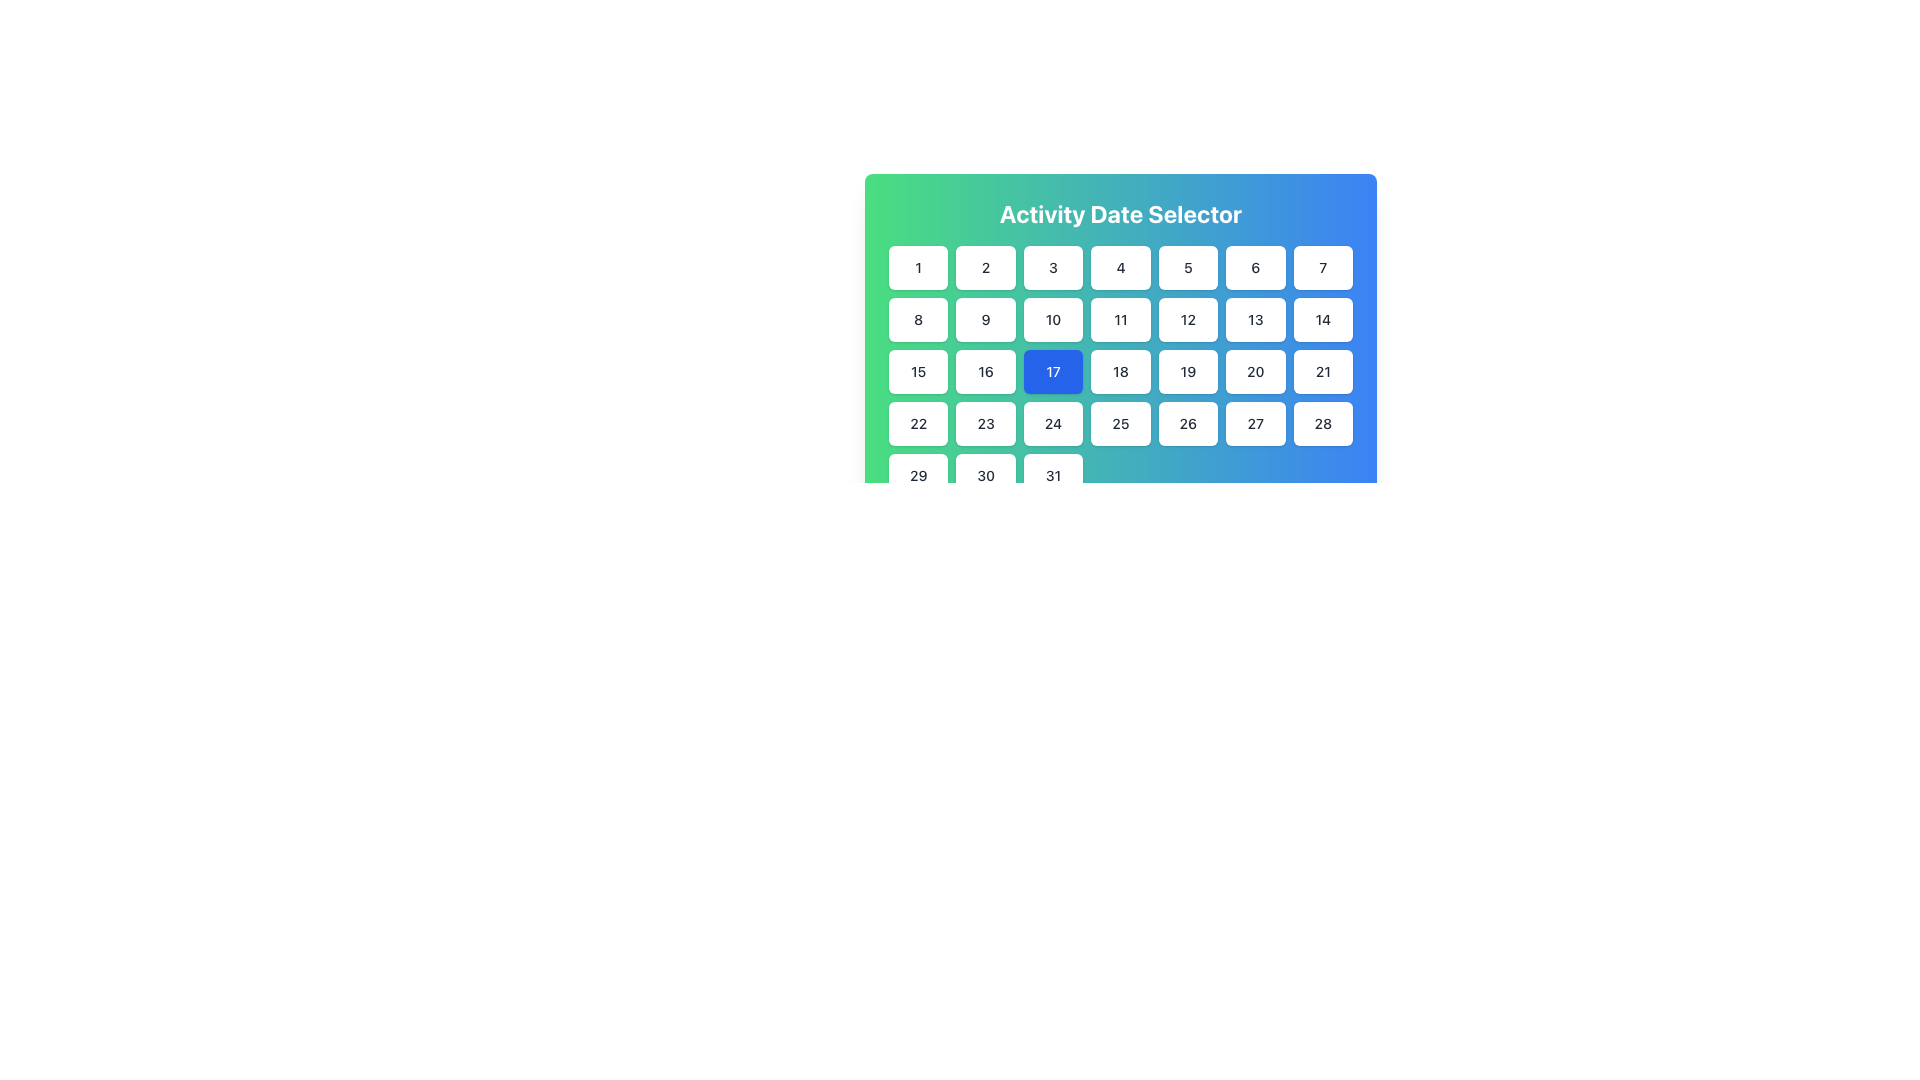 The width and height of the screenshot is (1920, 1080). Describe the element at coordinates (1052, 371) in the screenshot. I see `the calendar button representing the date '17'` at that location.